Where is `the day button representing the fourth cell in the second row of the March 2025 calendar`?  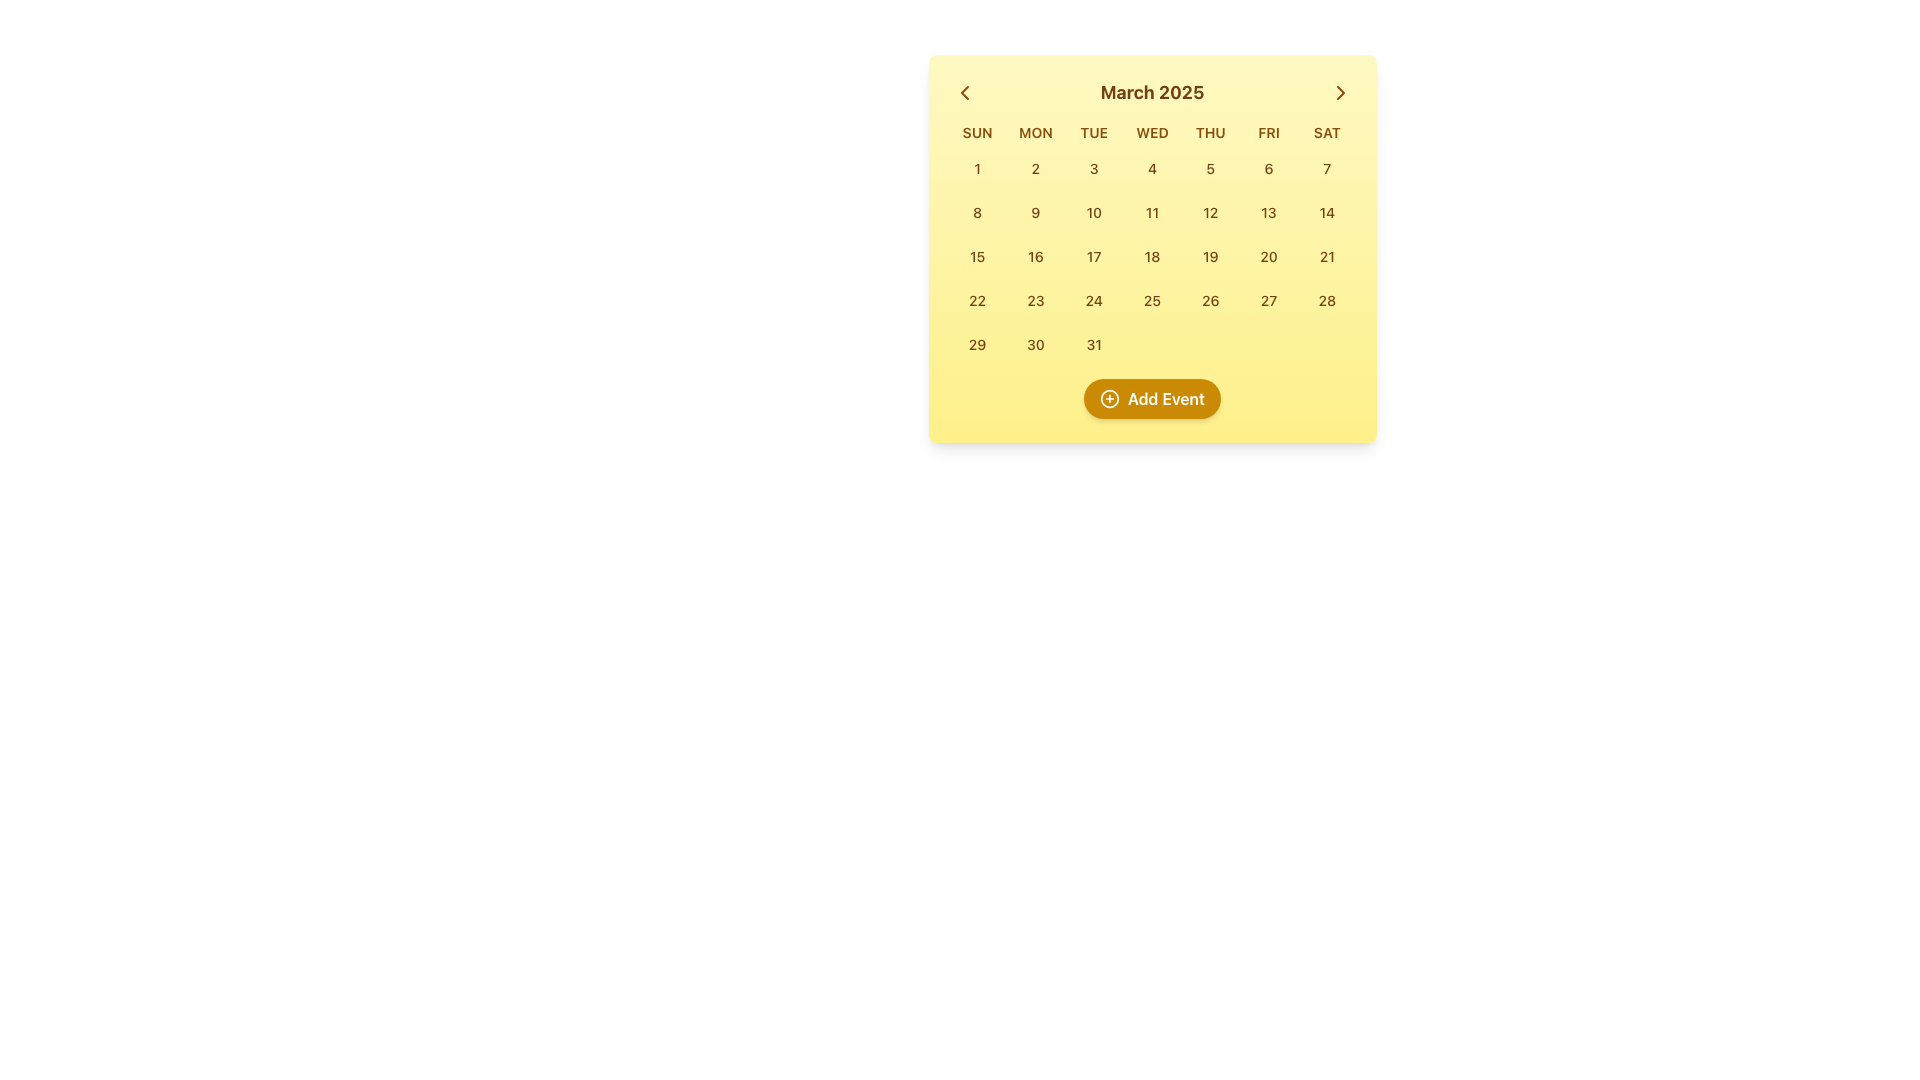
the day button representing the fourth cell in the second row of the March 2025 calendar is located at coordinates (1209, 212).